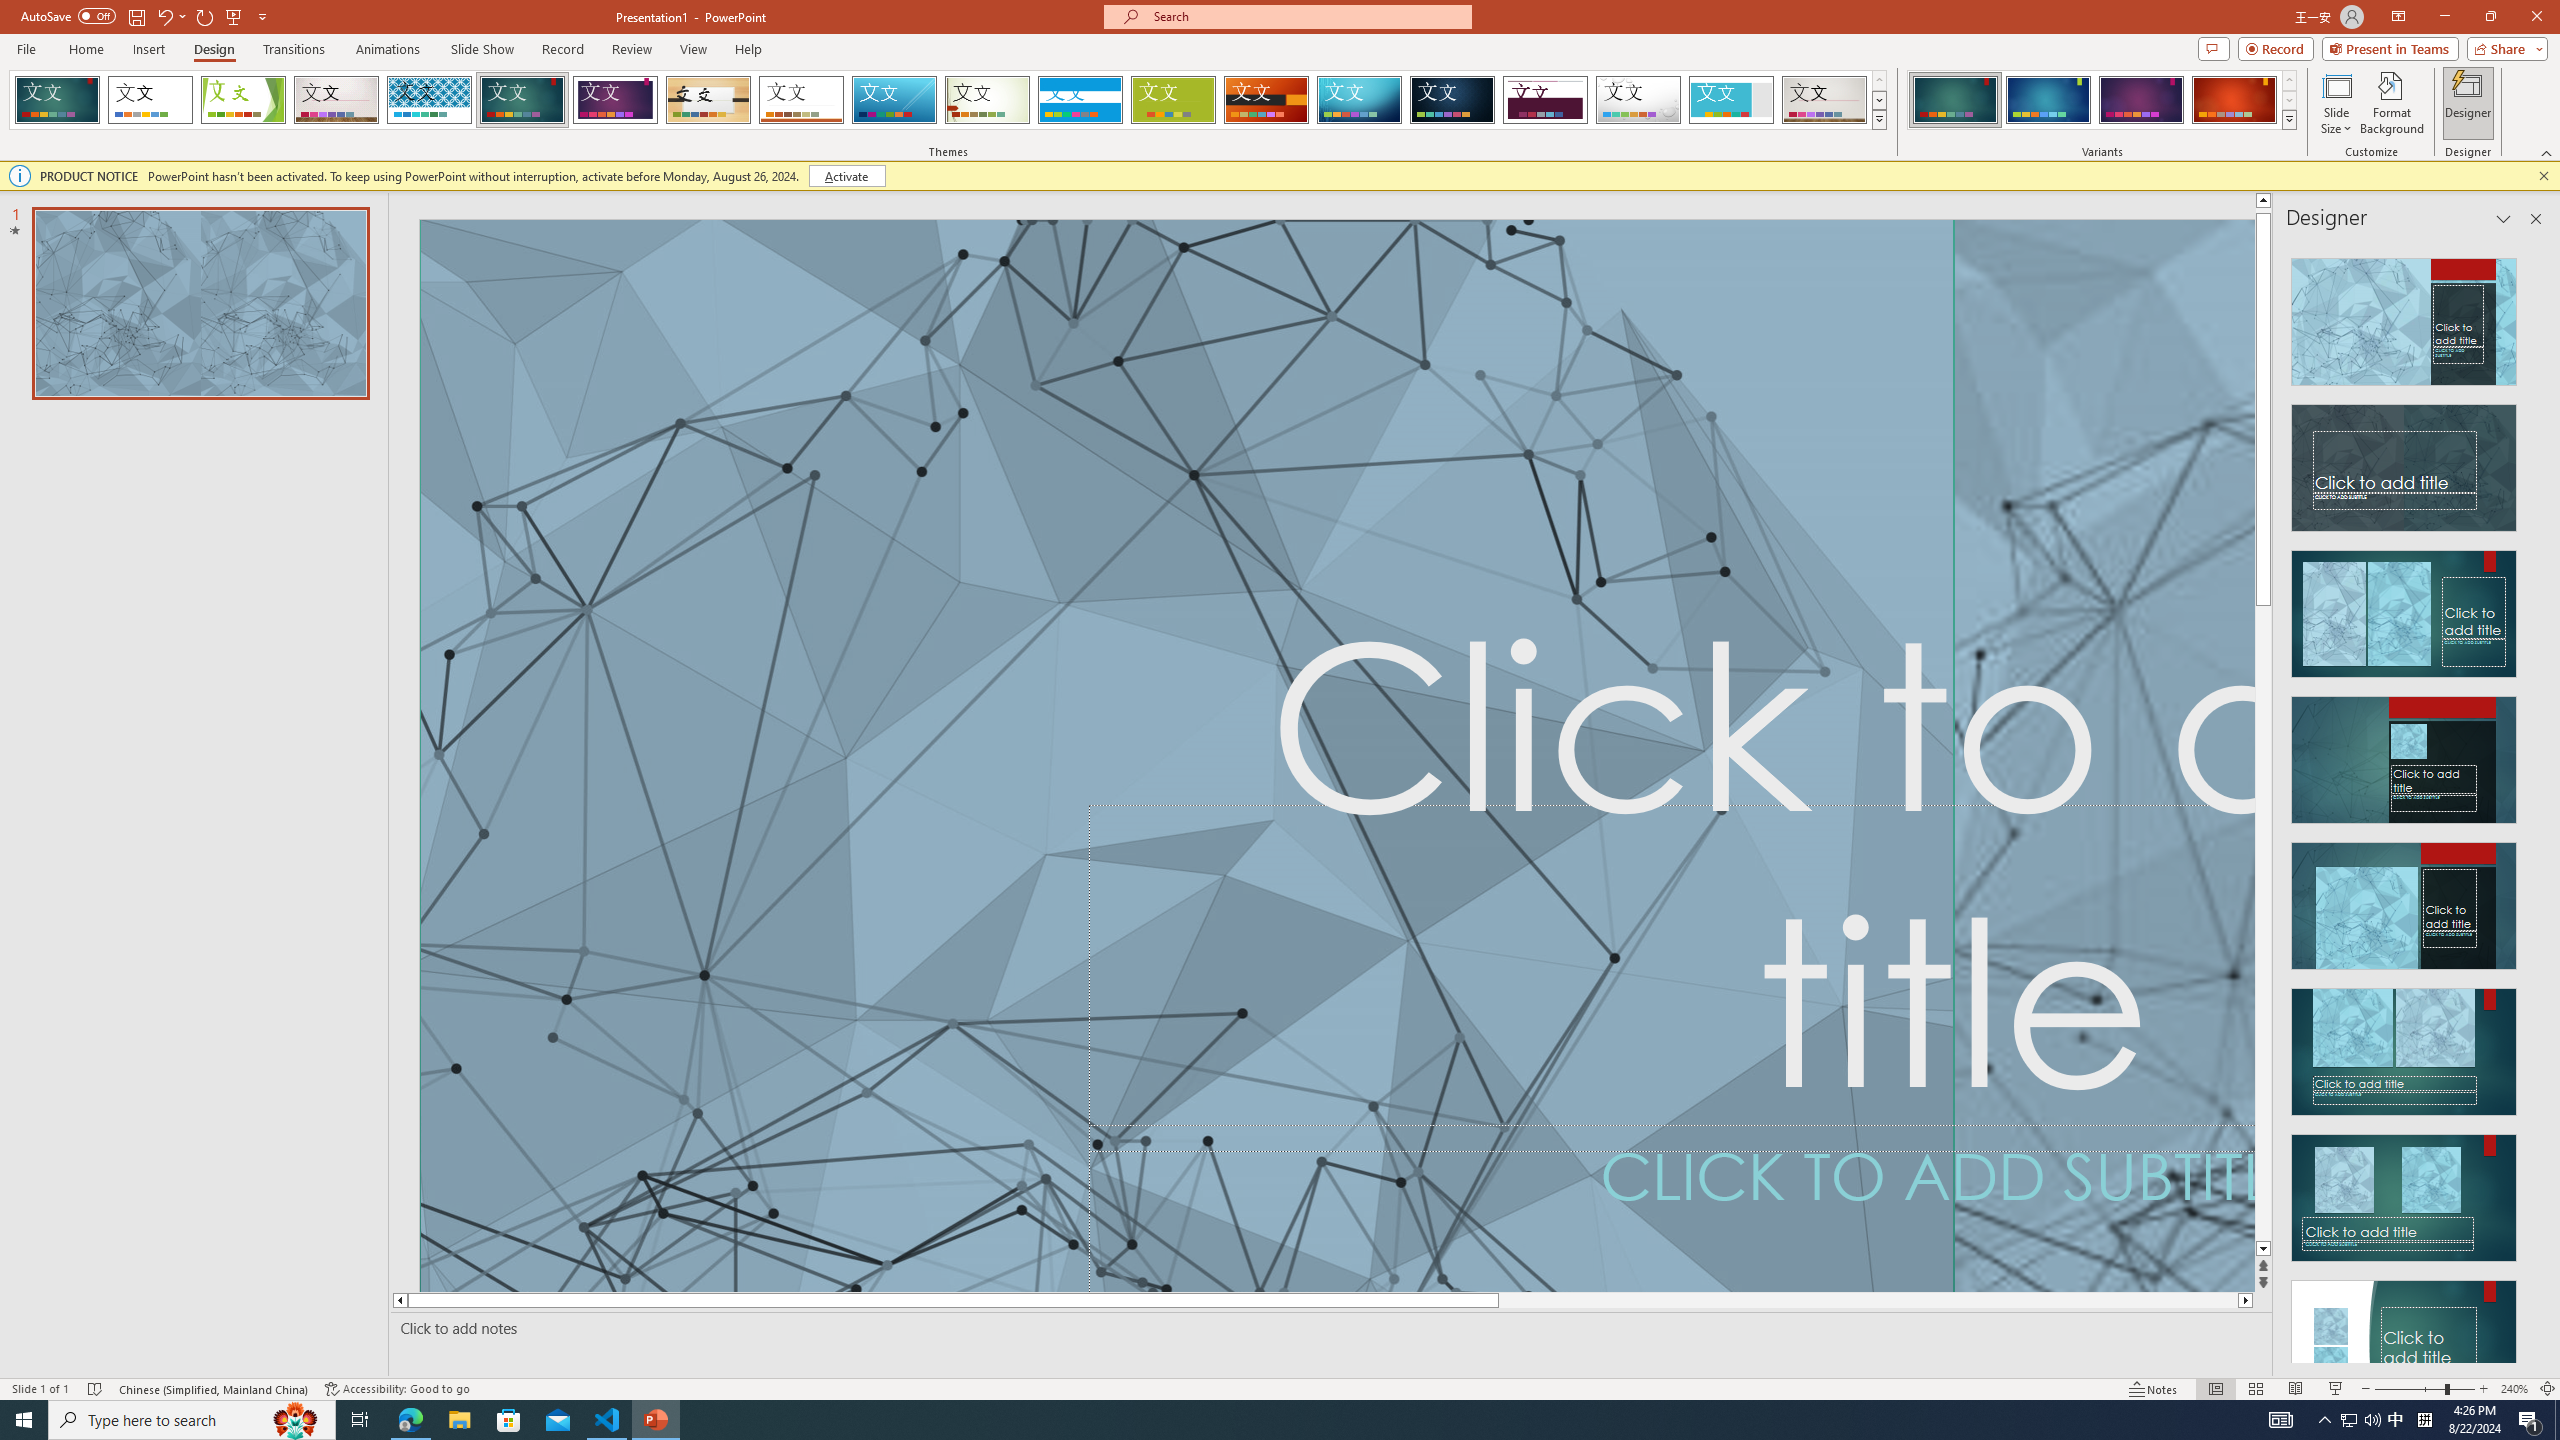 The height and width of the screenshot is (1440, 2560). What do you see at coordinates (2402, 315) in the screenshot?
I see `'Recommended Design: Design Idea'` at bounding box center [2402, 315].